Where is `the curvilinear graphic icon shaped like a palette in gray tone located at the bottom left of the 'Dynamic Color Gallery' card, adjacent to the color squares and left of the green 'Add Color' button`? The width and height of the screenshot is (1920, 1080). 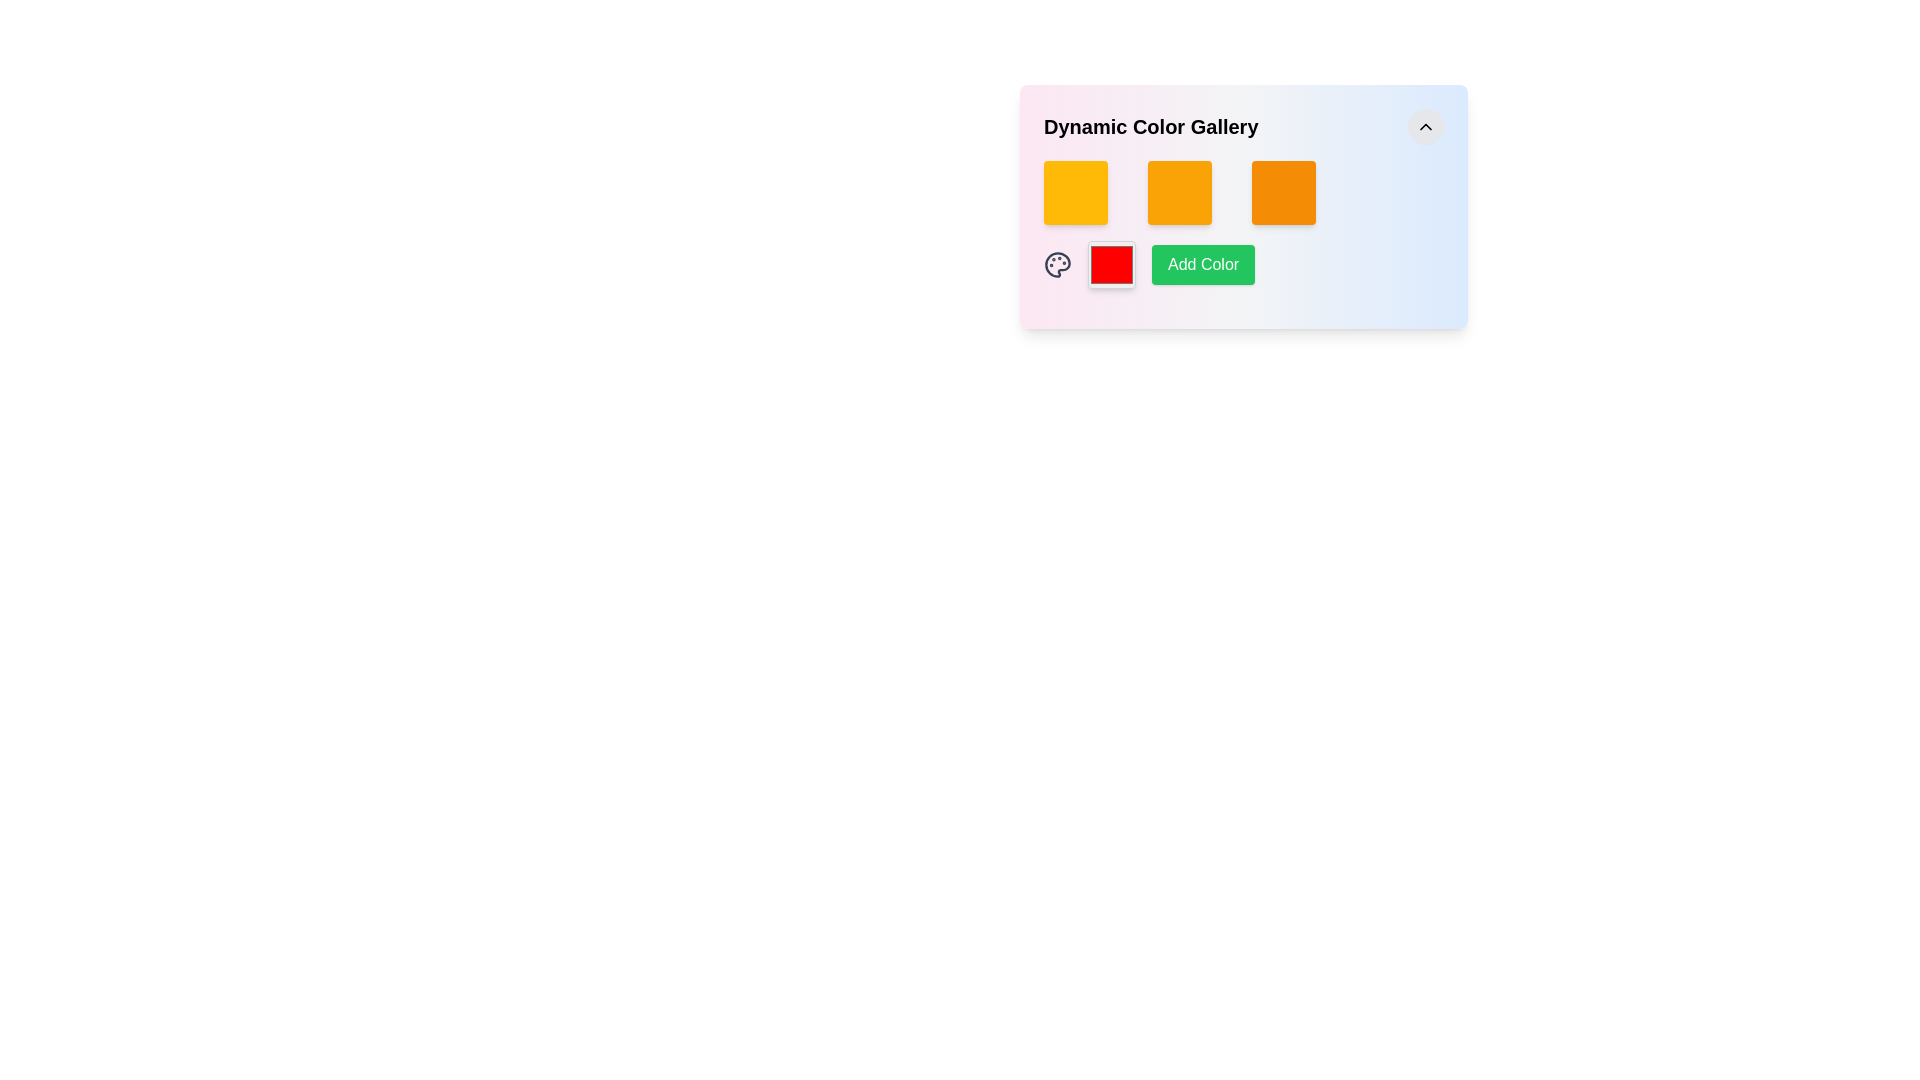 the curvilinear graphic icon shaped like a palette in gray tone located at the bottom left of the 'Dynamic Color Gallery' card, adjacent to the color squares and left of the green 'Add Color' button is located at coordinates (1056, 264).